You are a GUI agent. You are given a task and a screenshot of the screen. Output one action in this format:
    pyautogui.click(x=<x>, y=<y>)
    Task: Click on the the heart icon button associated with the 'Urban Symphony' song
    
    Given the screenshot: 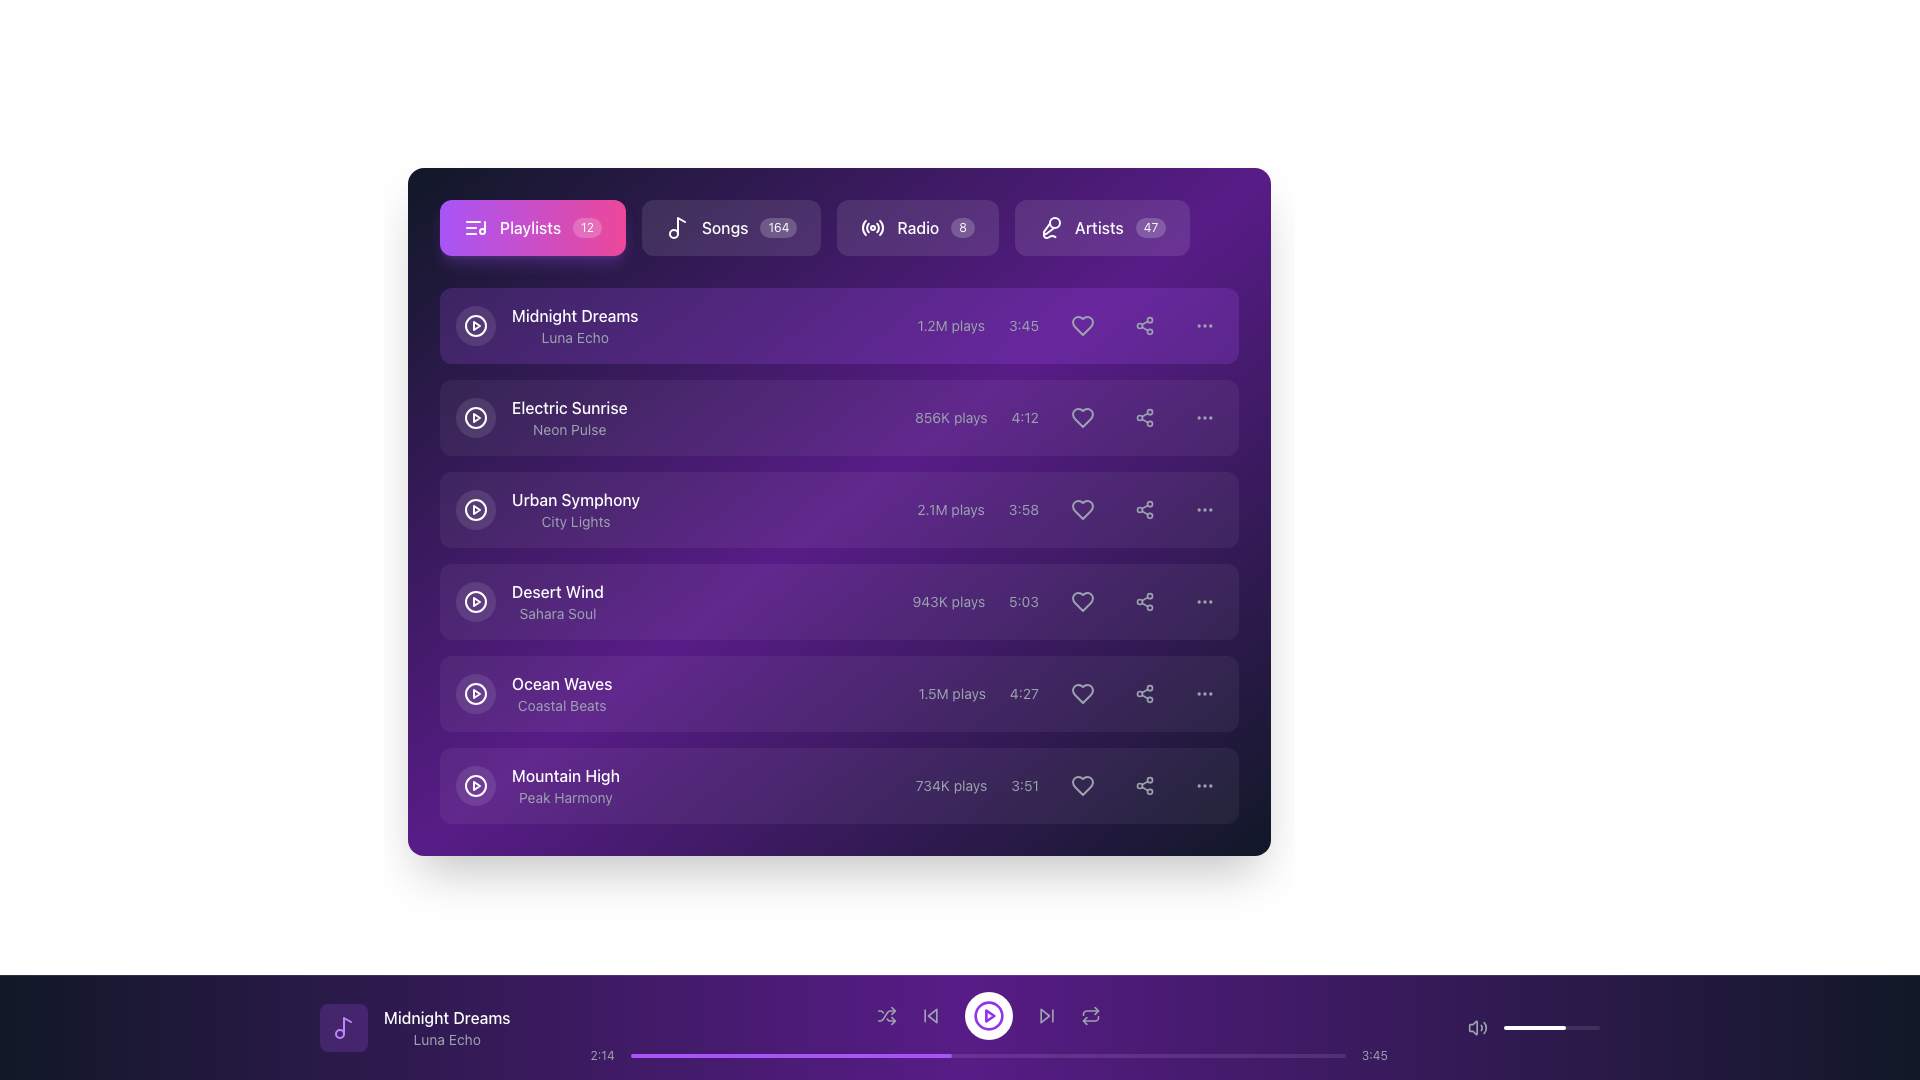 What is the action you would take?
    pyautogui.click(x=1082, y=508)
    